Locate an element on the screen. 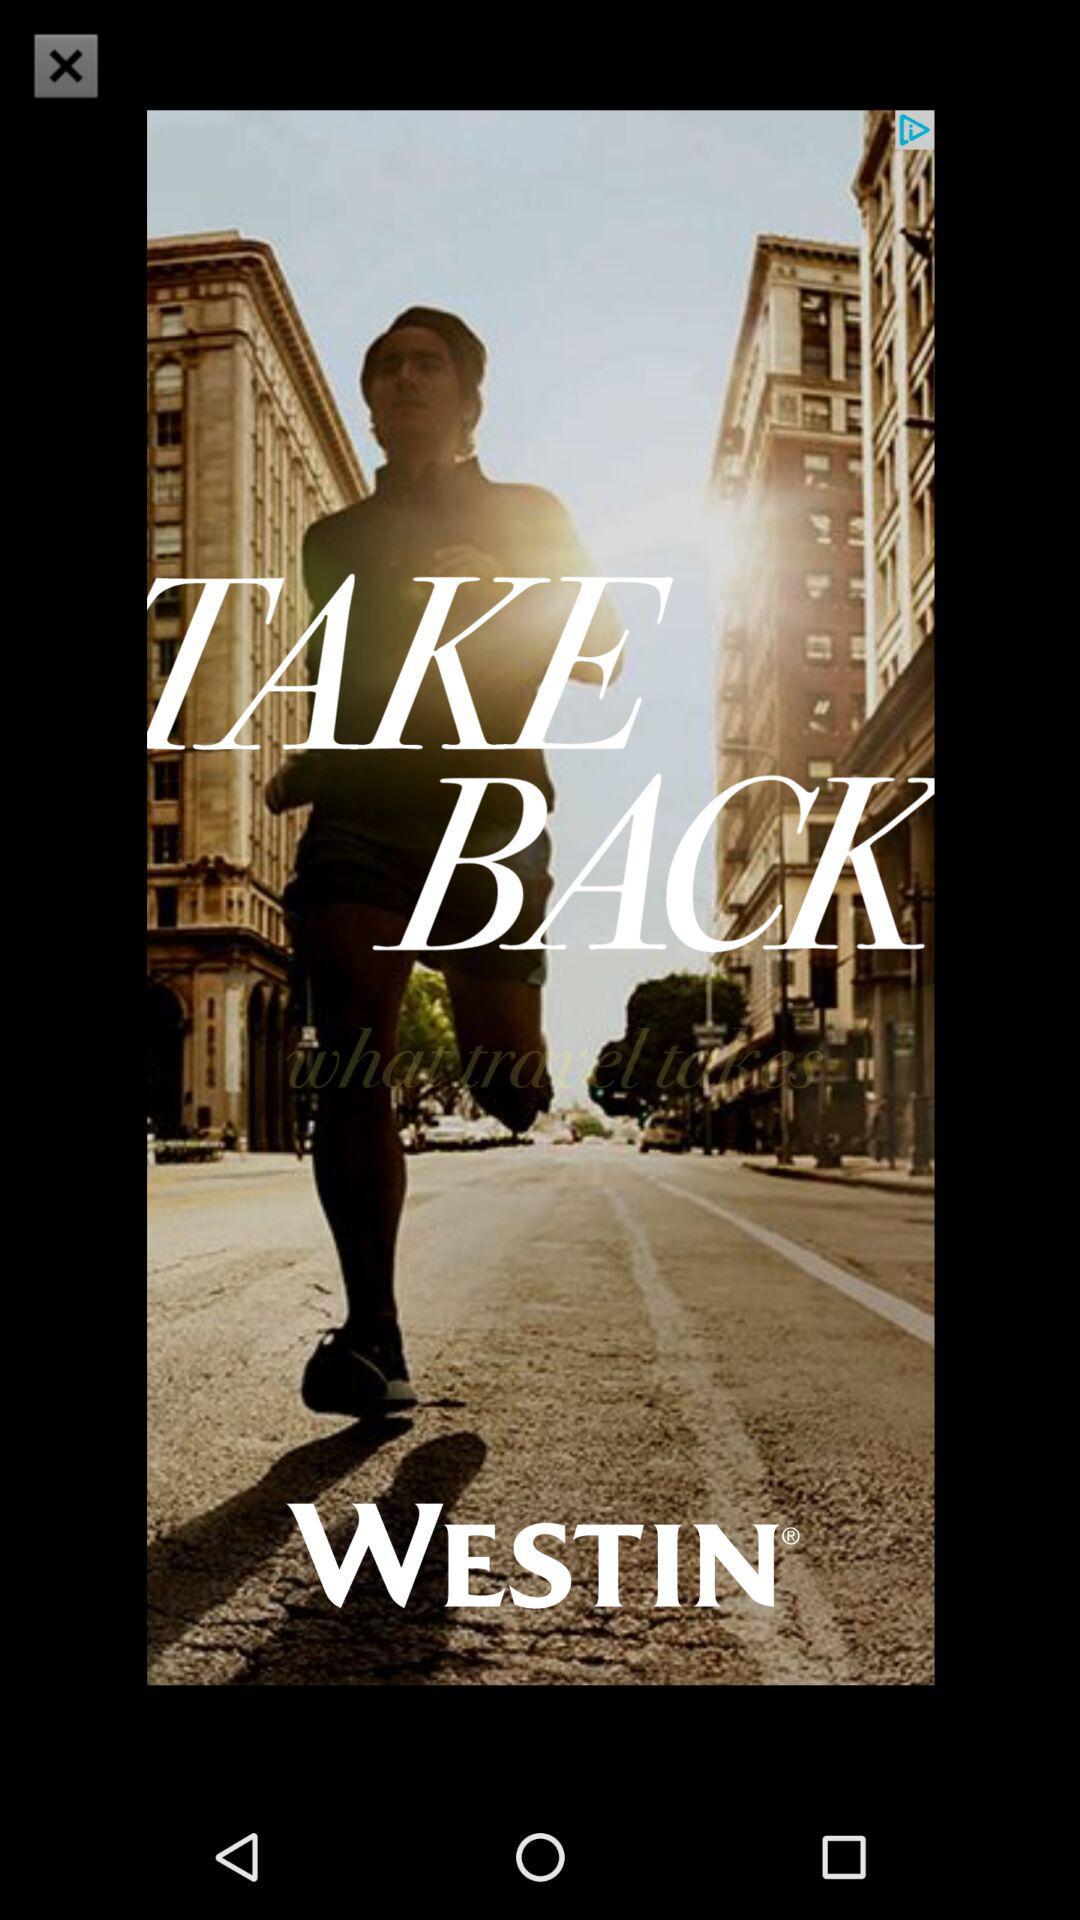 The height and width of the screenshot is (1920, 1080). the close icon is located at coordinates (64, 70).